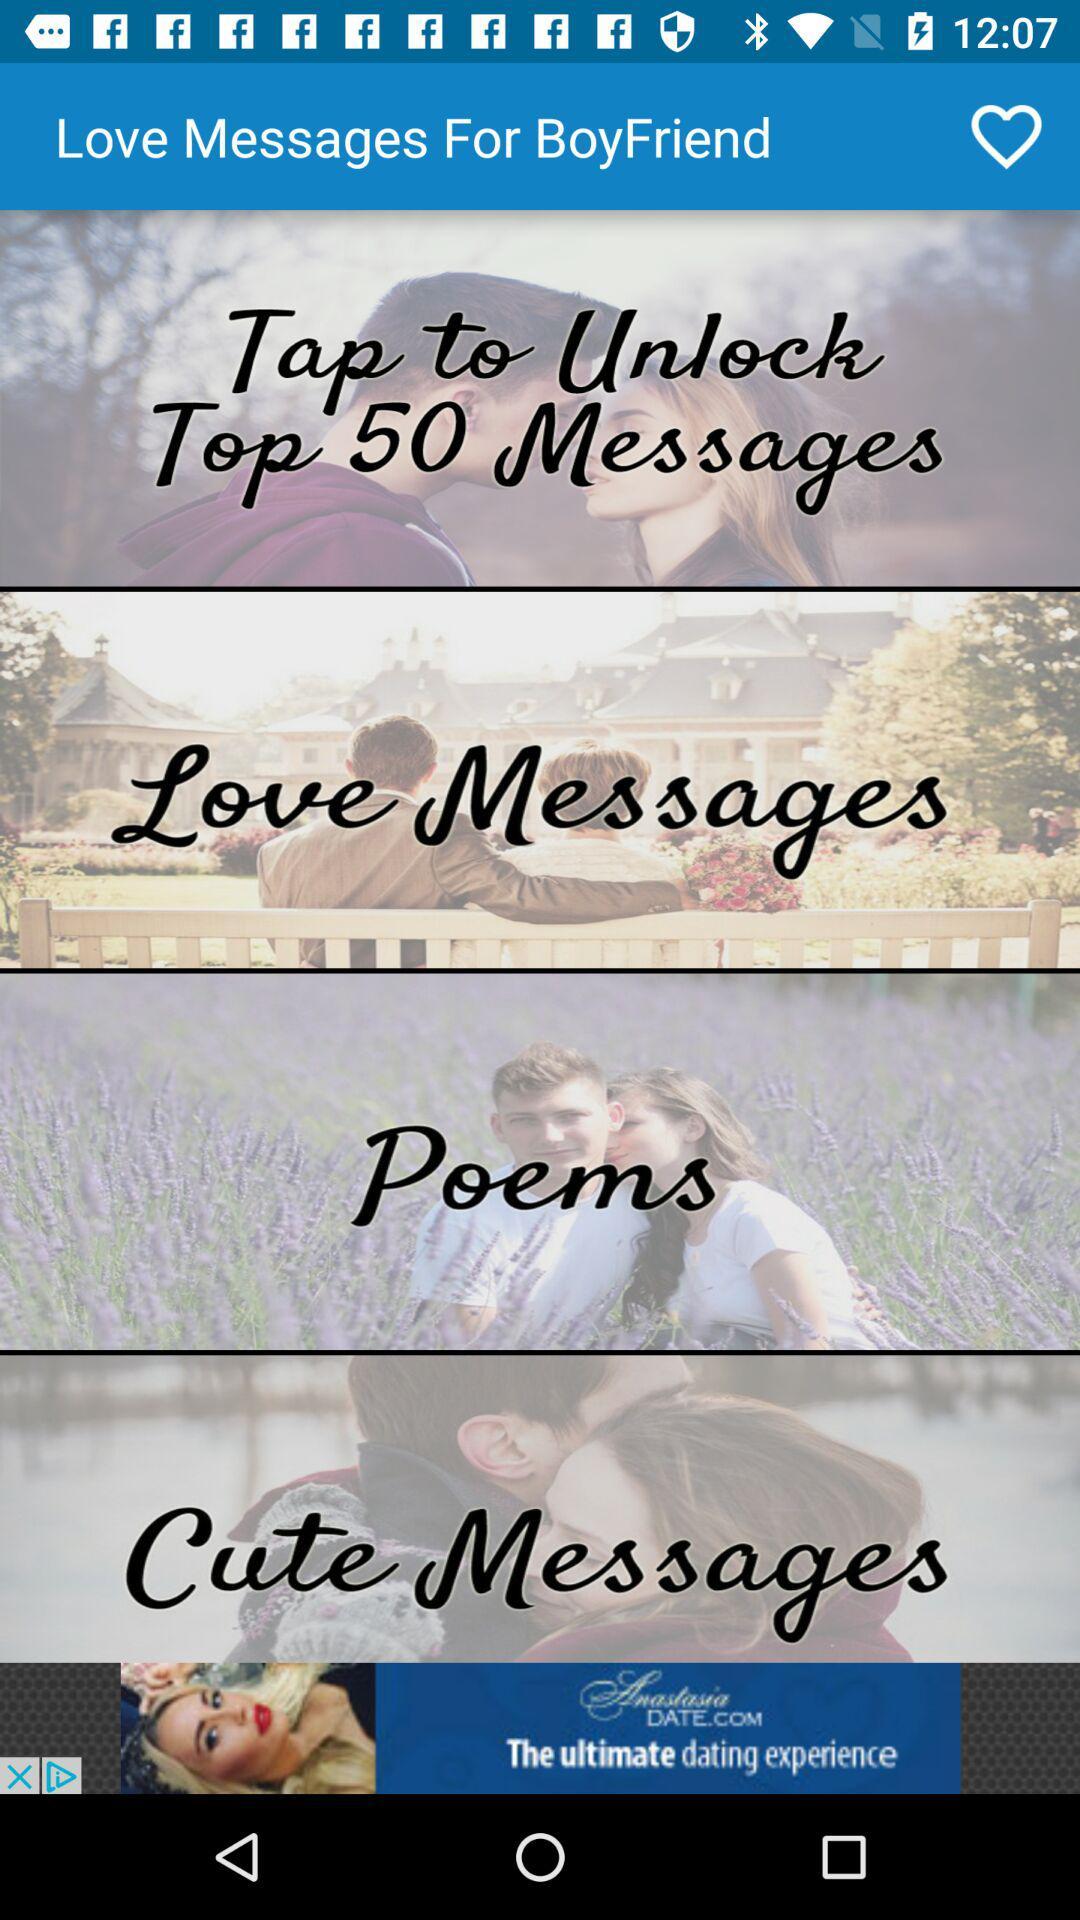 This screenshot has width=1080, height=1920. What do you see at coordinates (540, 778) in the screenshot?
I see `open love messages` at bounding box center [540, 778].